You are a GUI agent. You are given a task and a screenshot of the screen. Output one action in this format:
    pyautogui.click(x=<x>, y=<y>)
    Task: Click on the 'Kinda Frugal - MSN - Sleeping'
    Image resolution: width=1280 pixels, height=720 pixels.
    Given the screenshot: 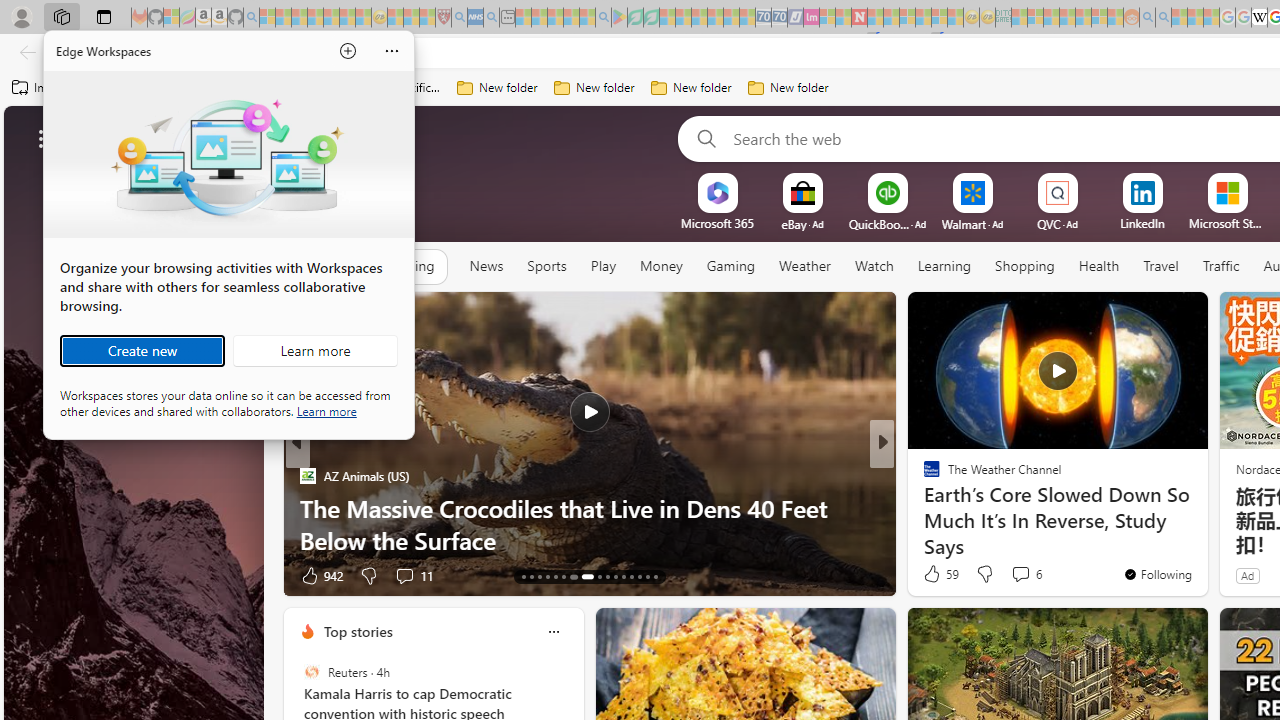 What is the action you would take?
    pyautogui.click(x=1082, y=17)
    